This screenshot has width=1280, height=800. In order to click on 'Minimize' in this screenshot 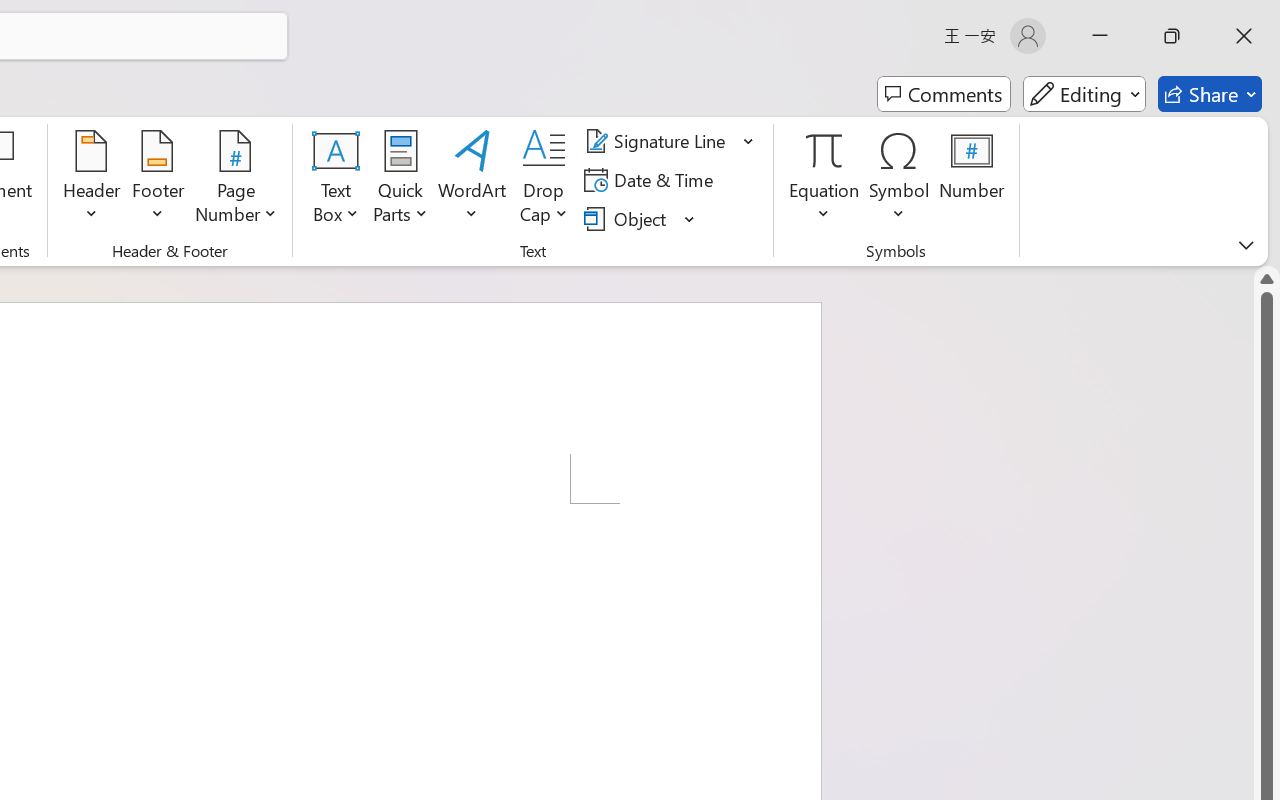, I will do `click(1099, 35)`.